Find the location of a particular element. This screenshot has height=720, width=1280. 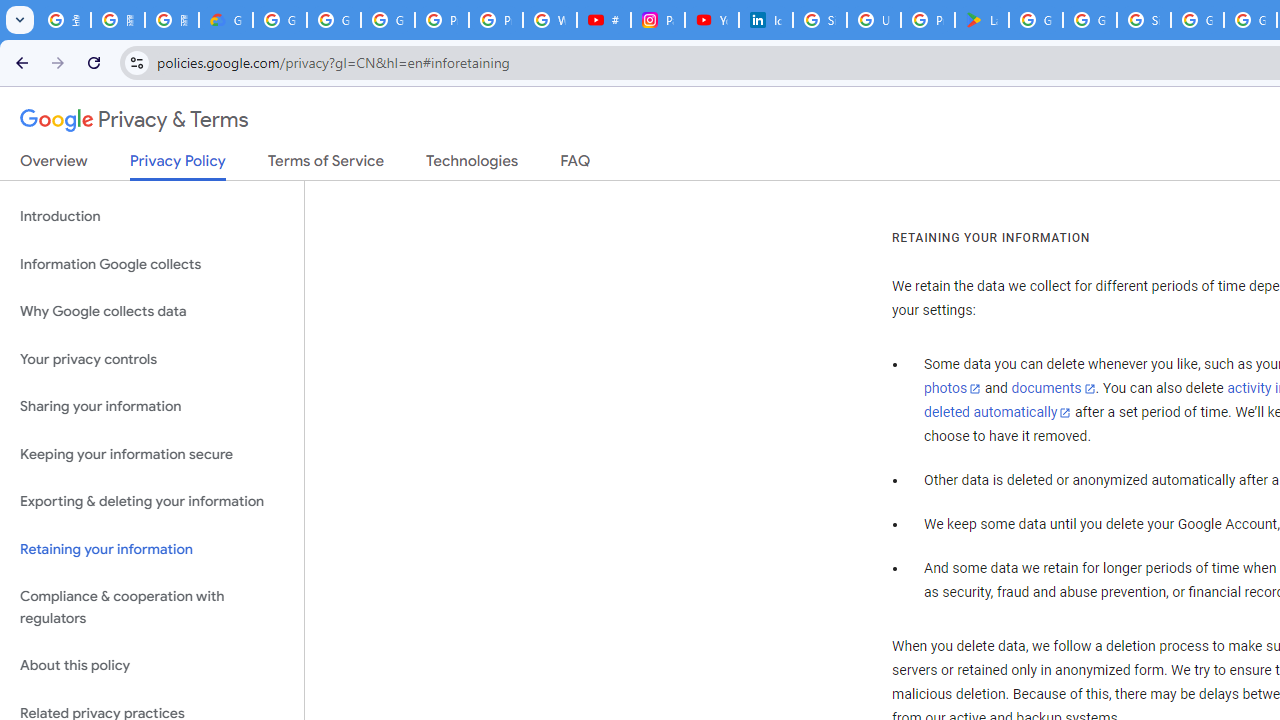

'Retaining your information' is located at coordinates (151, 549).